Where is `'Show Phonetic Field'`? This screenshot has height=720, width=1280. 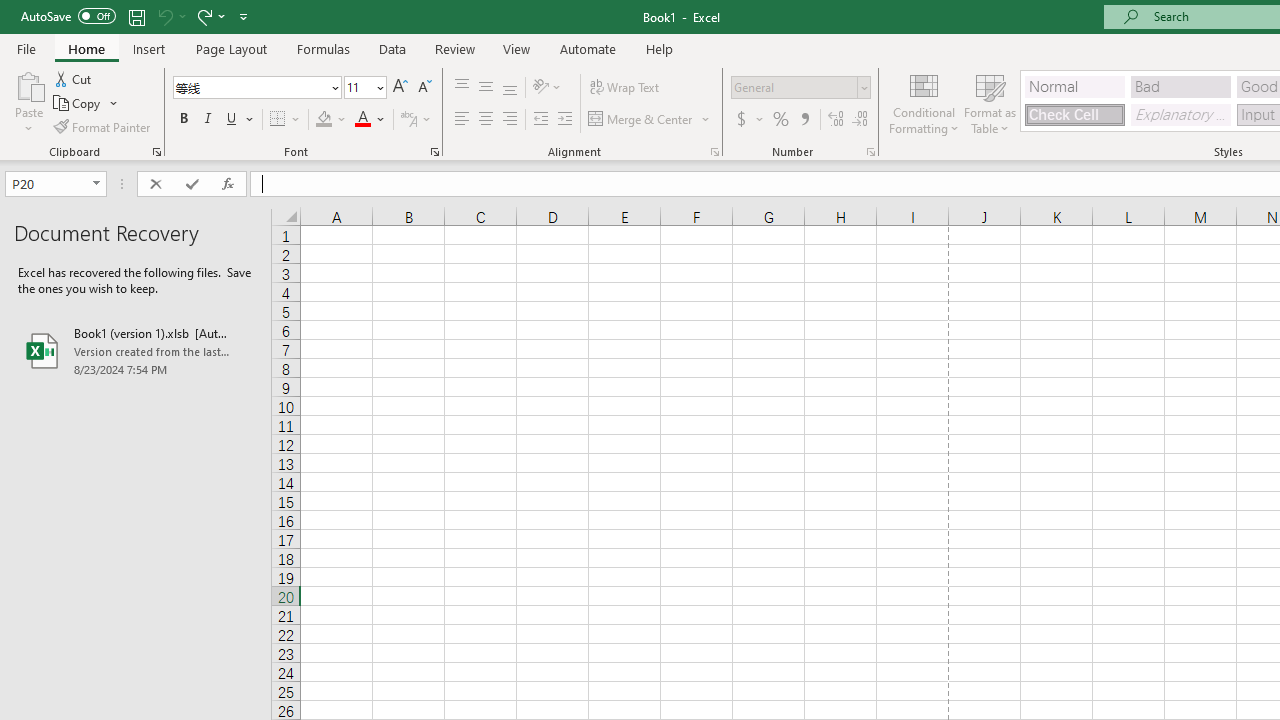
'Show Phonetic Field' is located at coordinates (407, 119).